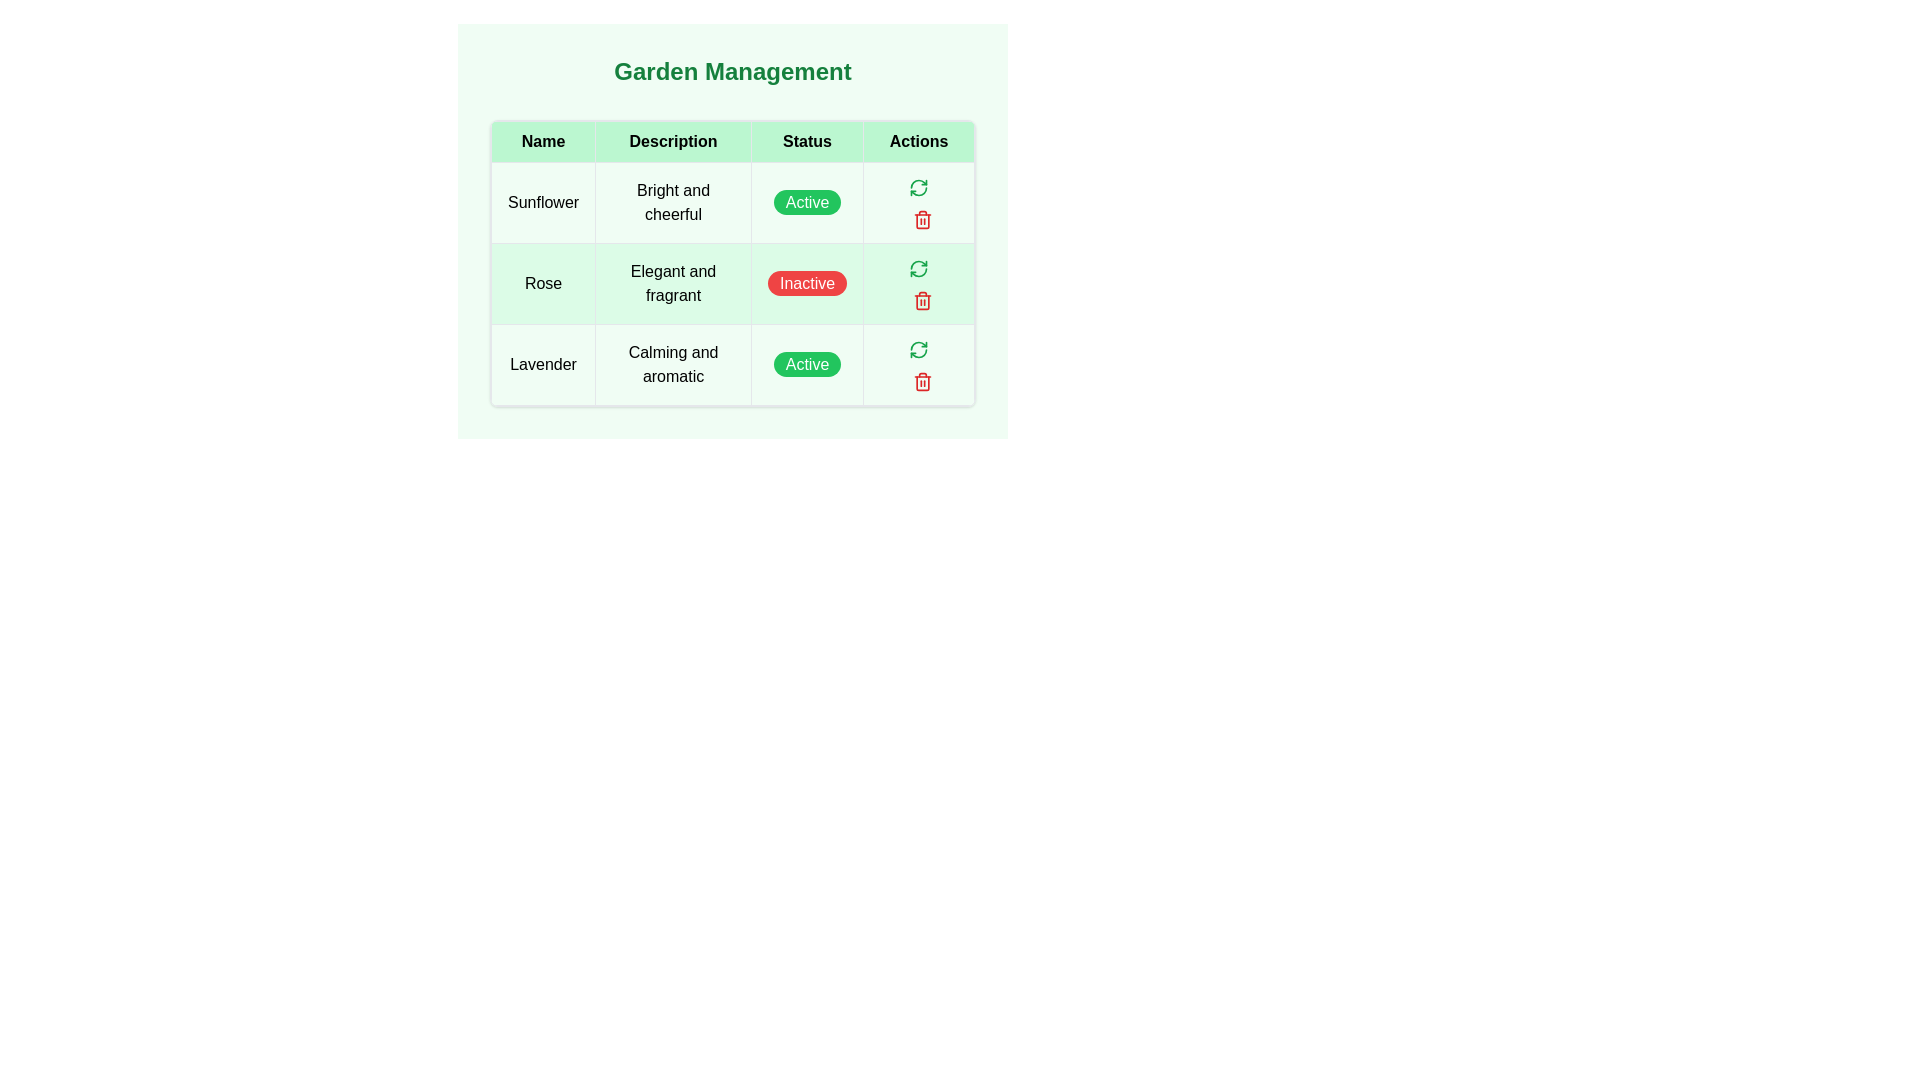 The width and height of the screenshot is (1920, 1080). Describe the element at coordinates (732, 365) in the screenshot. I see `the third row` at that location.